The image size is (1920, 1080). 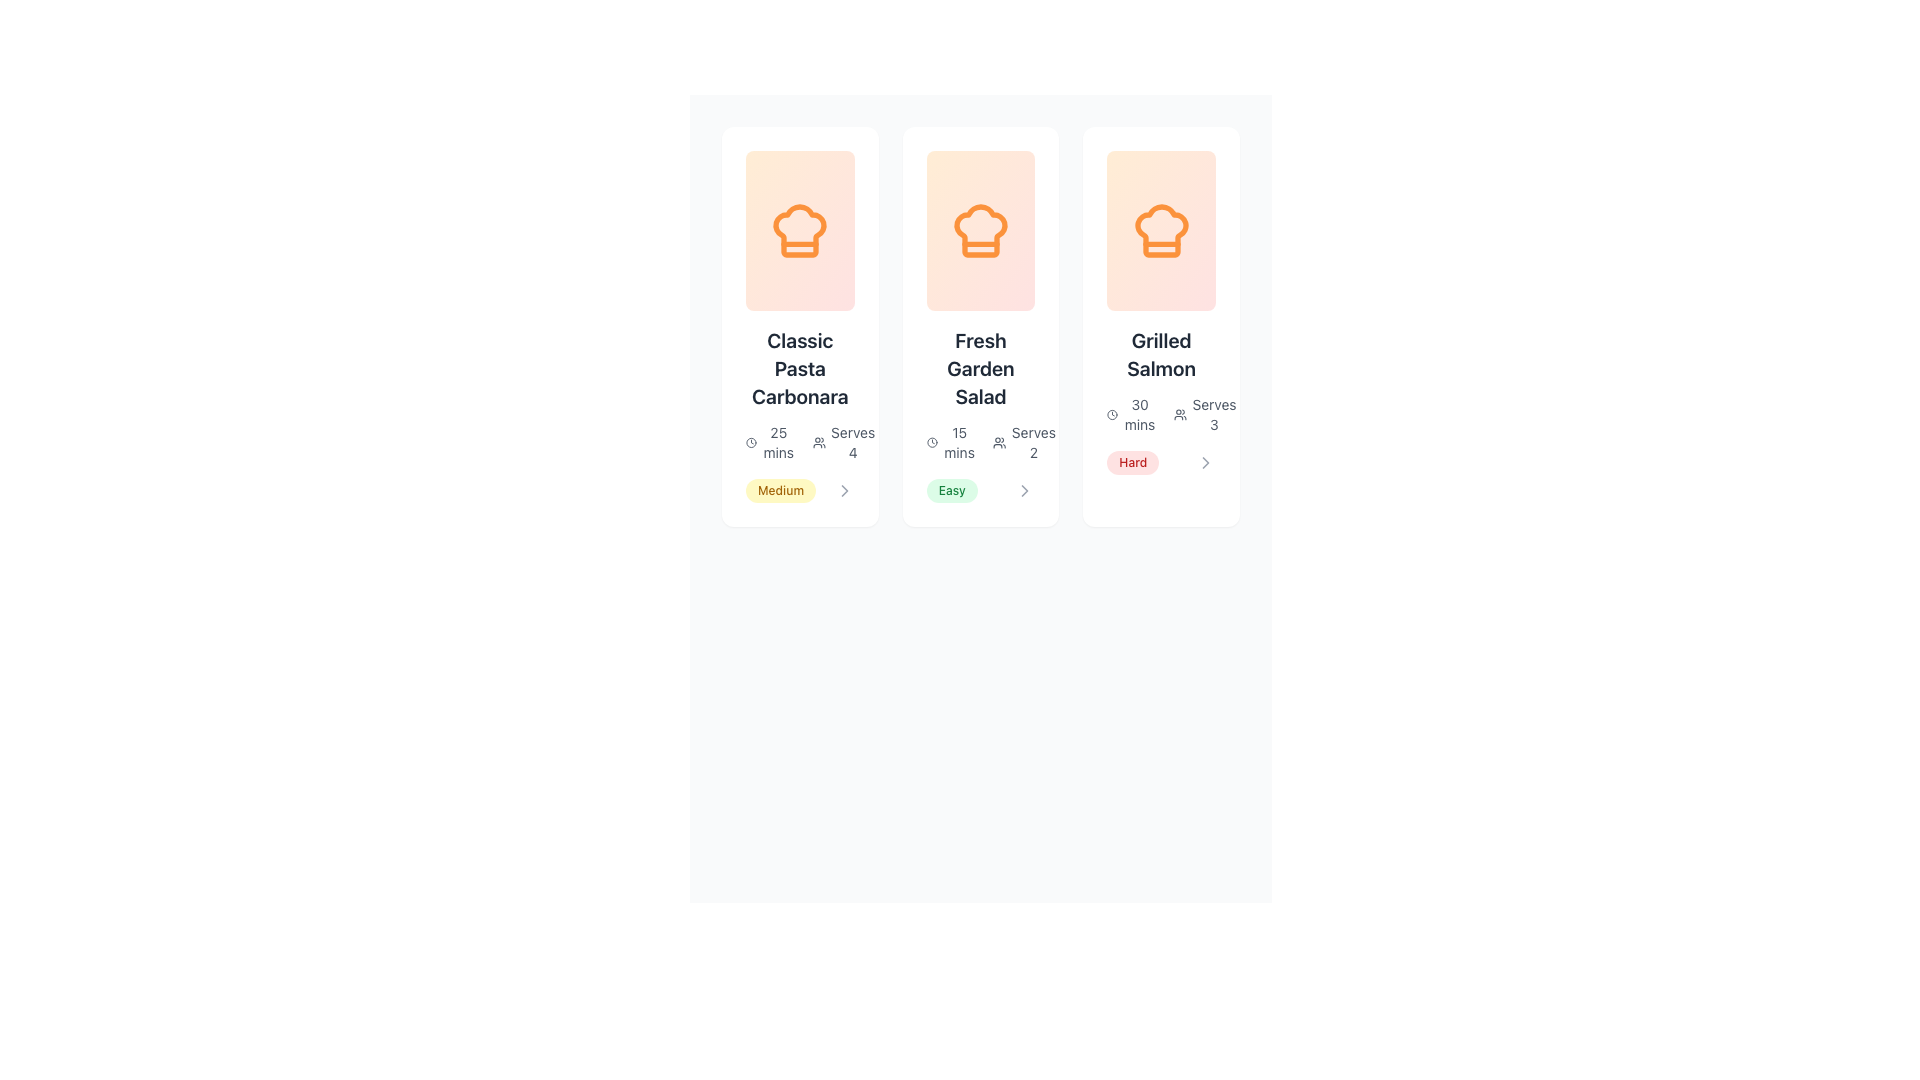 I want to click on the static text label that serves as the title of the recipe card, located in the central part of the leftmost card below the orange chef hat icon, so click(x=800, y=369).